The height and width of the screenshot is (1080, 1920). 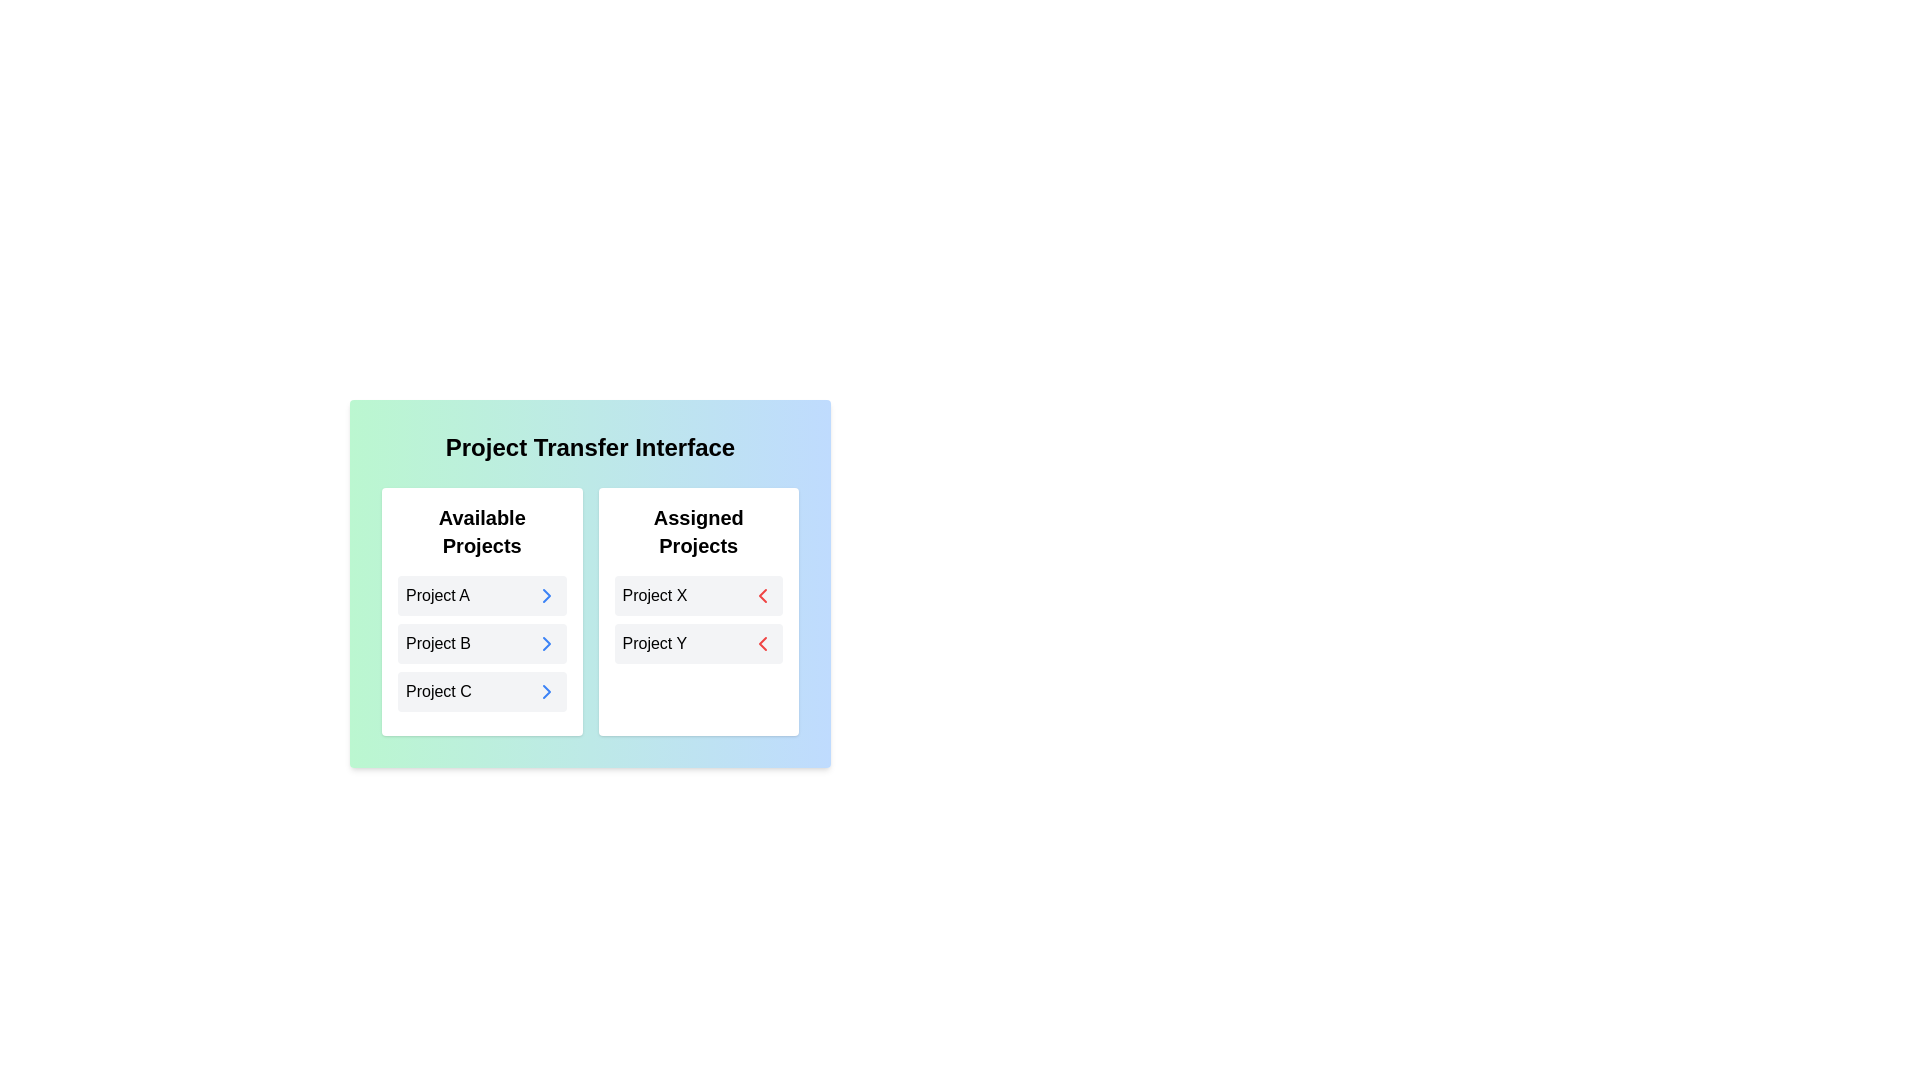 What do you see at coordinates (437, 644) in the screenshot?
I see `the 'Project B' label` at bounding box center [437, 644].